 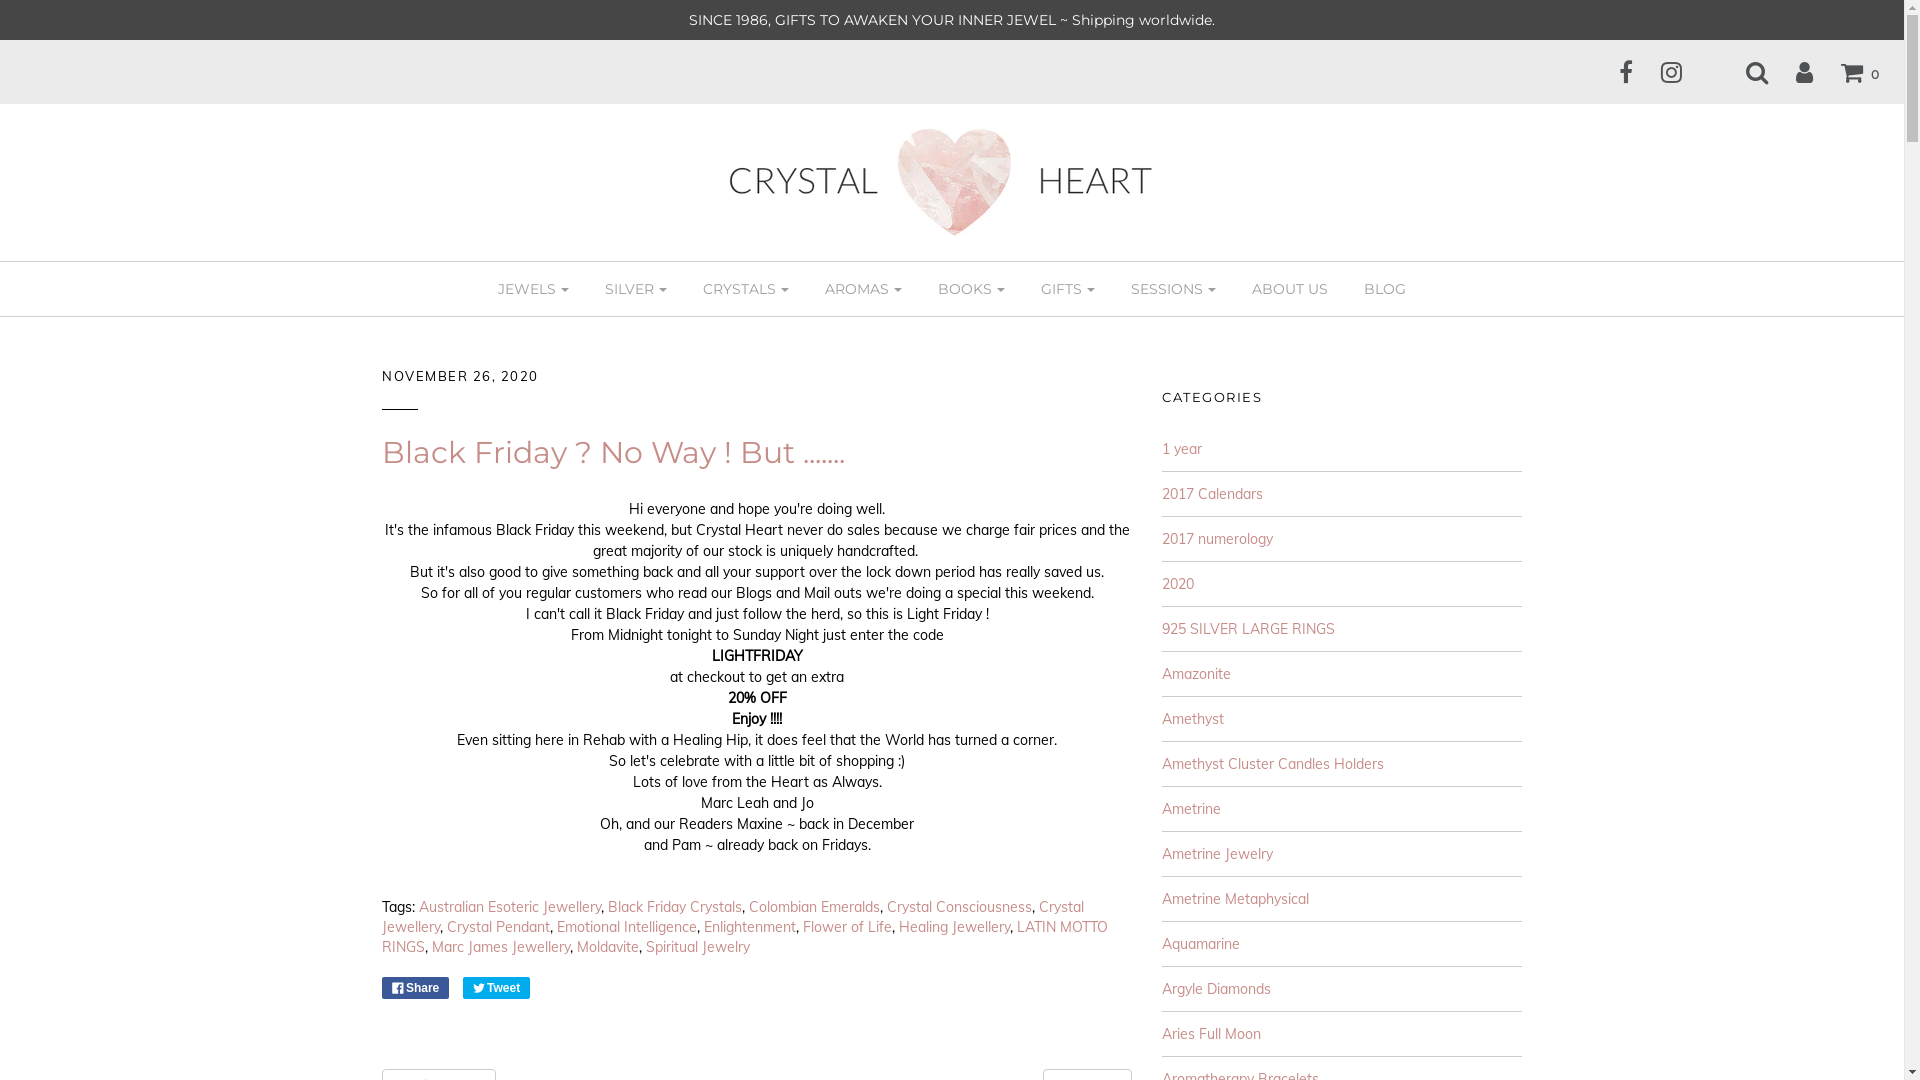 I want to click on 'GIFTS', so click(x=1067, y=289).